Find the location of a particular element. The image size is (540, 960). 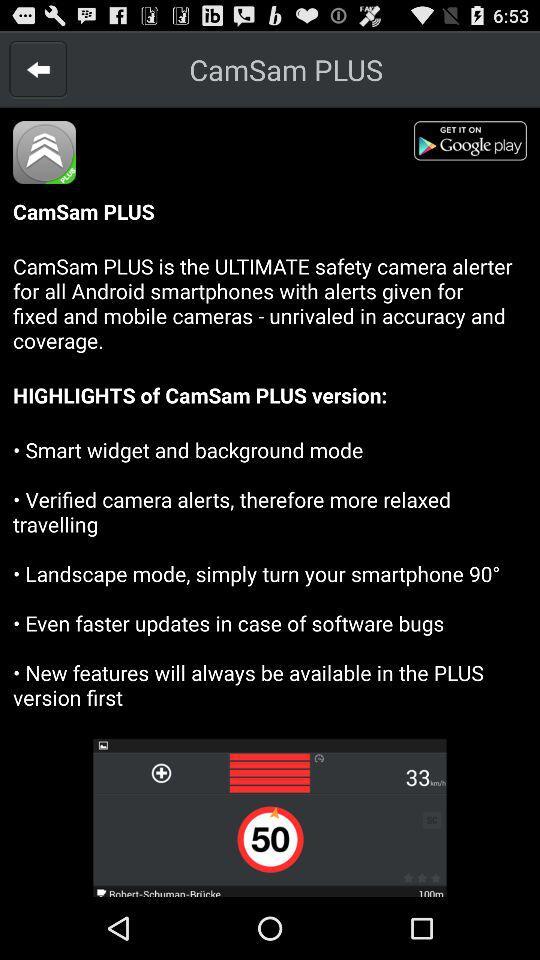

go back is located at coordinates (38, 69).